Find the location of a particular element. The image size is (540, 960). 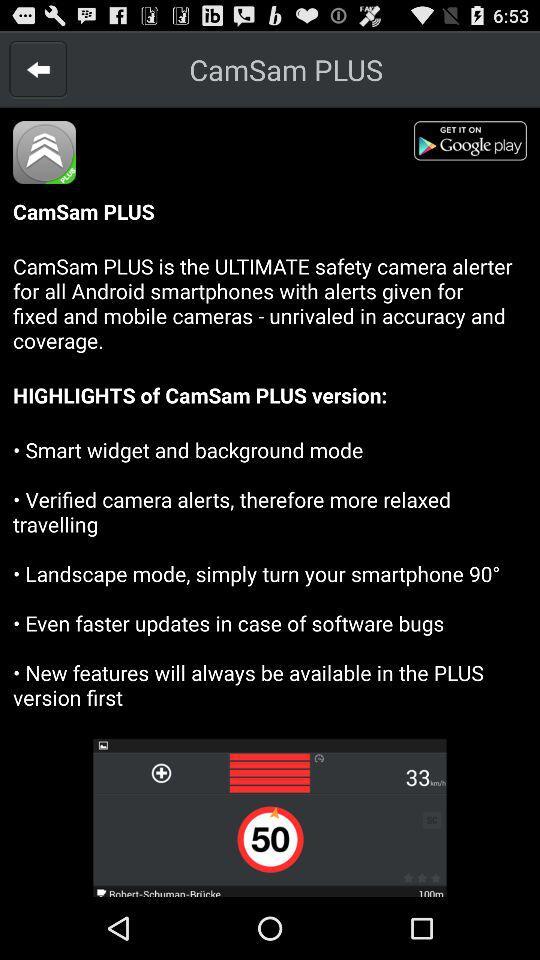

go back is located at coordinates (38, 69).